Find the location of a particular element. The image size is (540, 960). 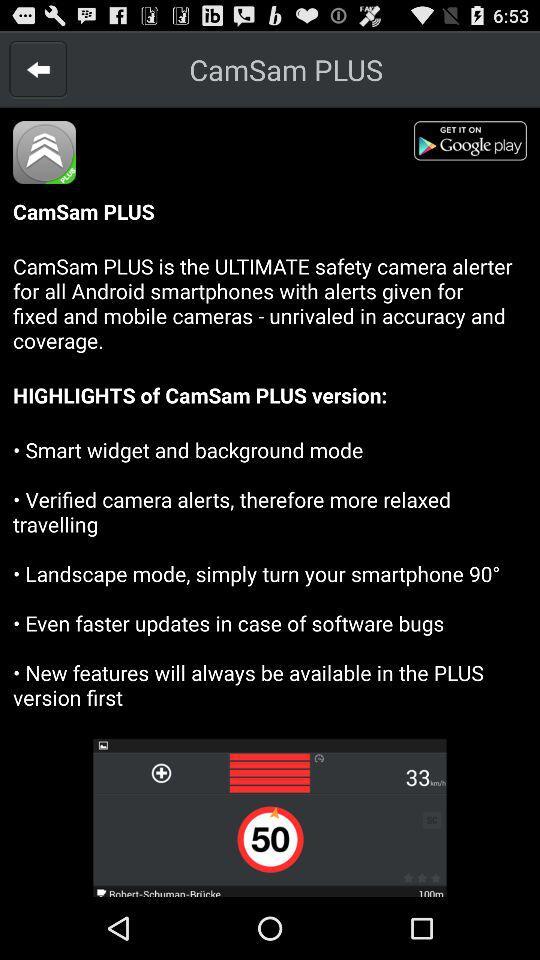

go back is located at coordinates (38, 69).